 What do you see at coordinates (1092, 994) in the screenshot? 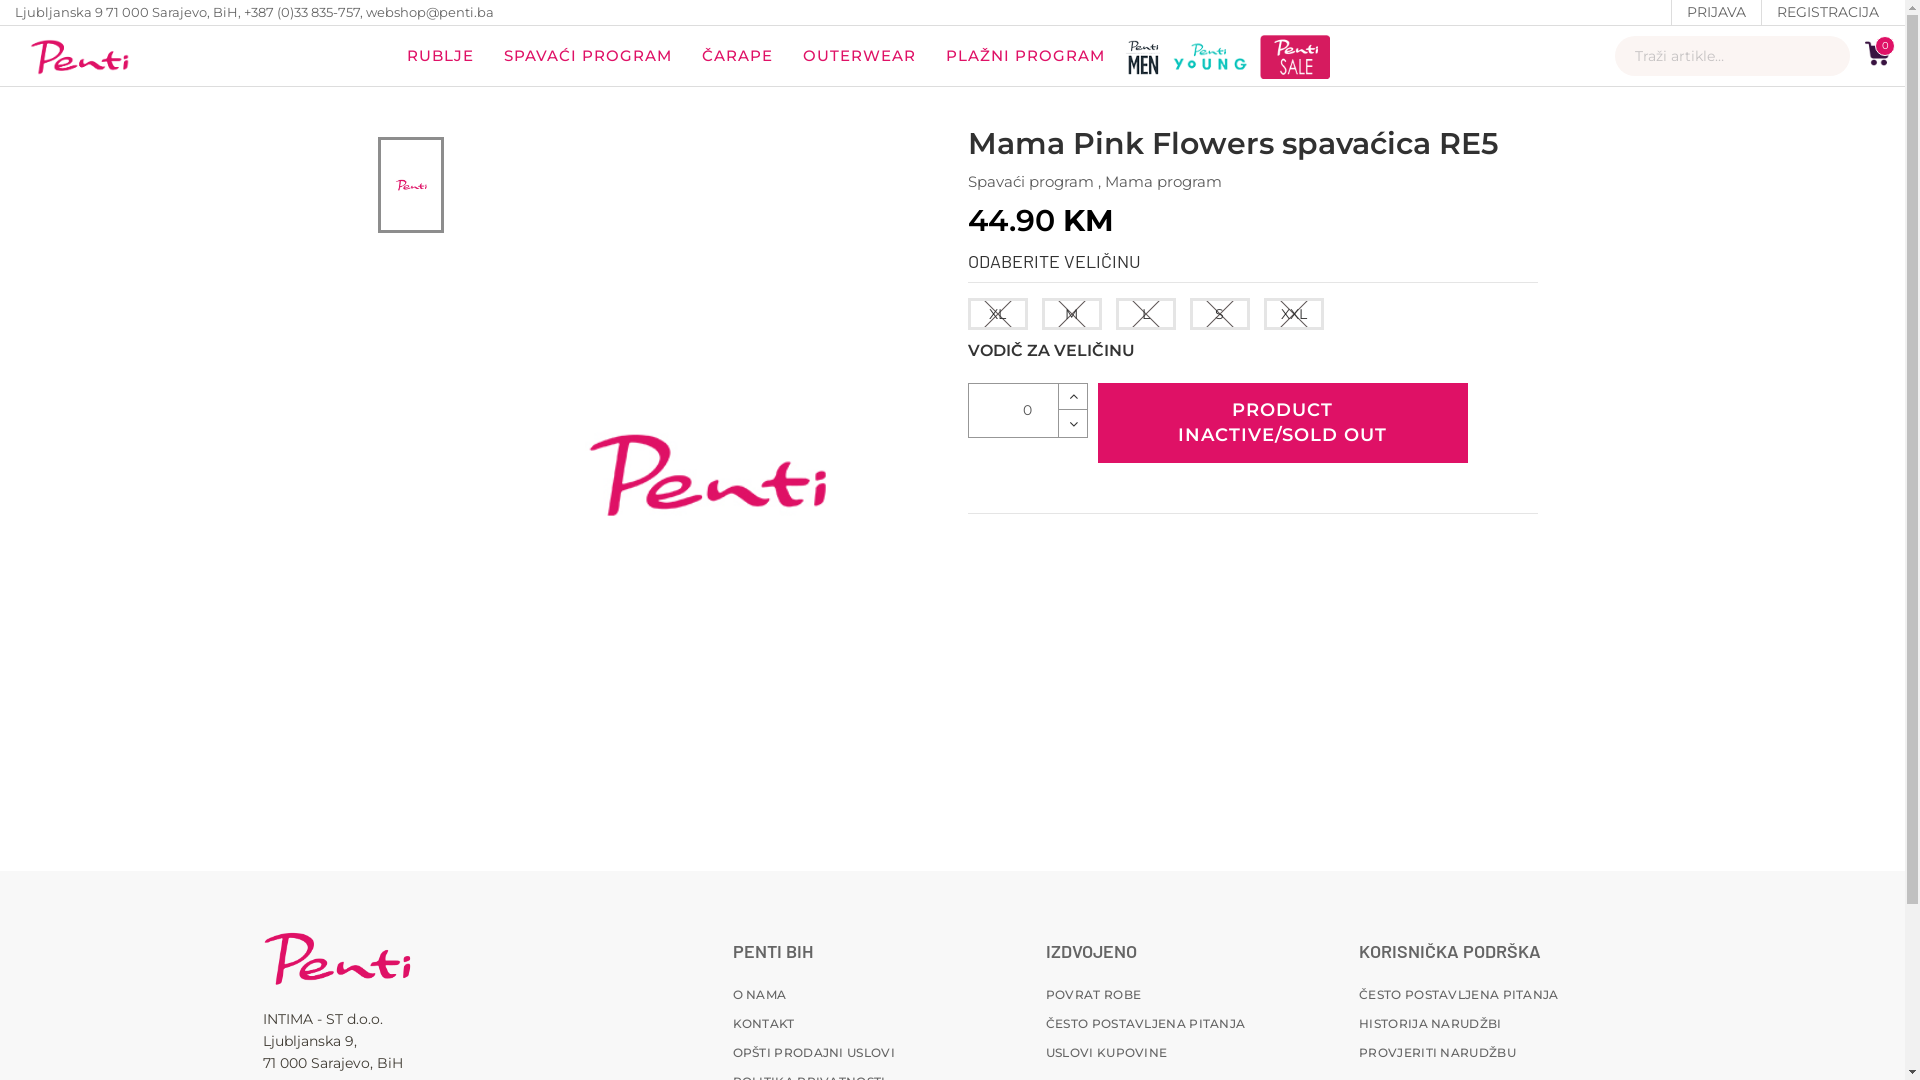
I see `'POVRAT ROBE'` at bounding box center [1092, 994].